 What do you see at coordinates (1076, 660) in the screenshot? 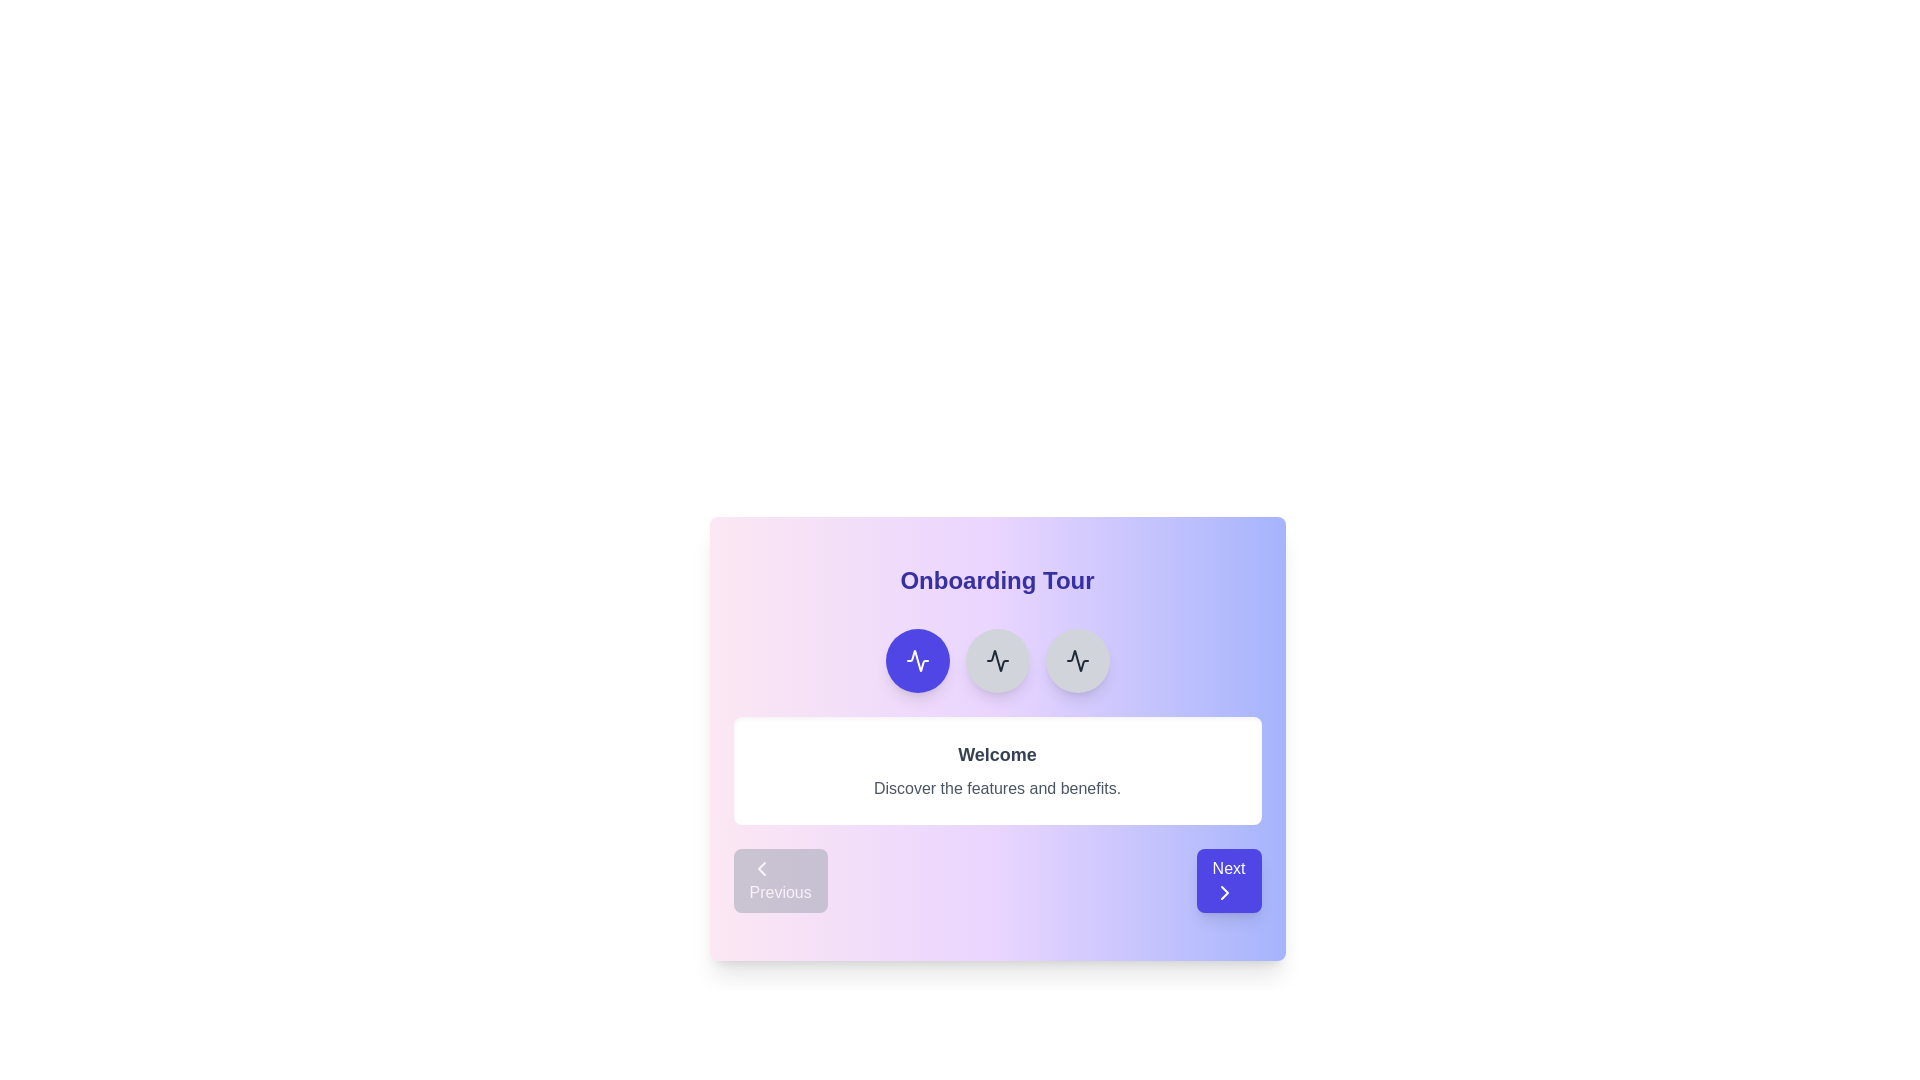
I see `the rightmost button in the horizontal group of three buttons located under the 'Onboarding Tour' title and above the 'Welcome' text` at bounding box center [1076, 660].